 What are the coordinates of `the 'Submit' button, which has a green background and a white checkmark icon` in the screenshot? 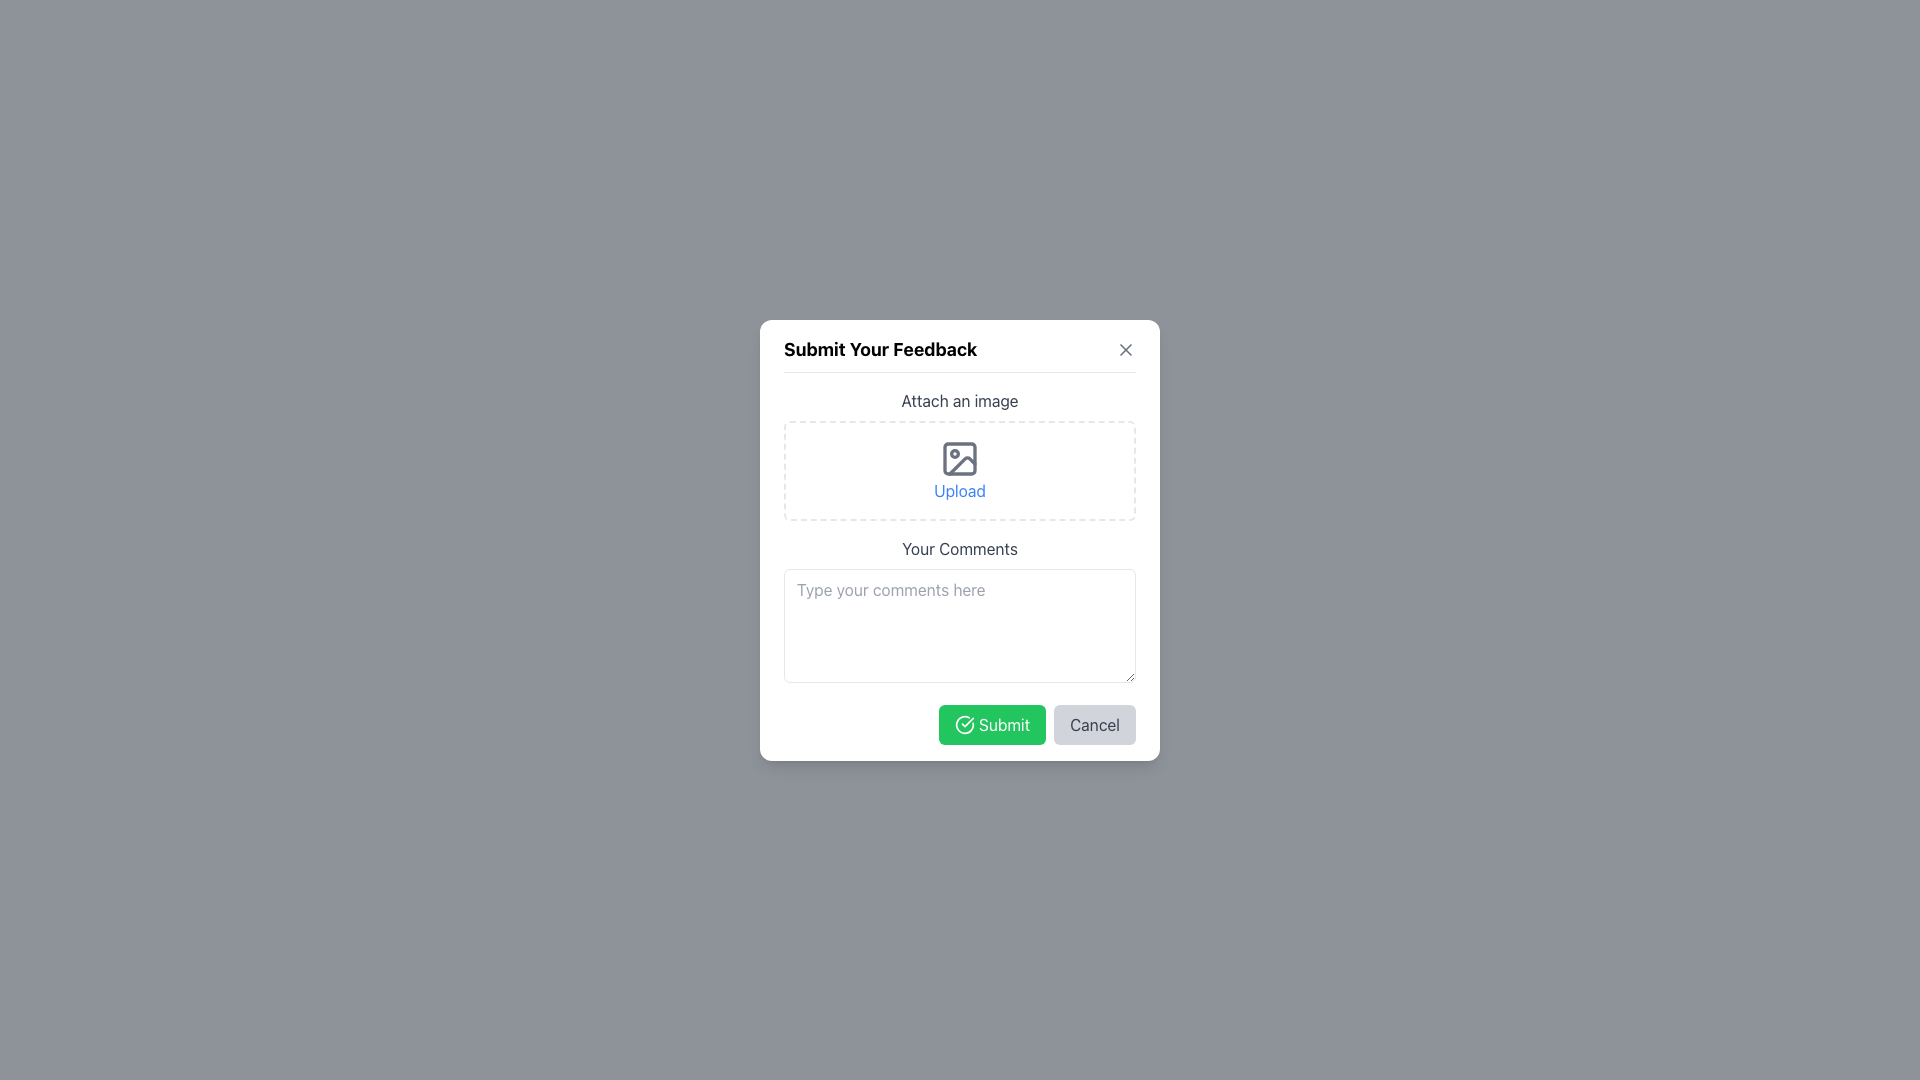 It's located at (992, 724).